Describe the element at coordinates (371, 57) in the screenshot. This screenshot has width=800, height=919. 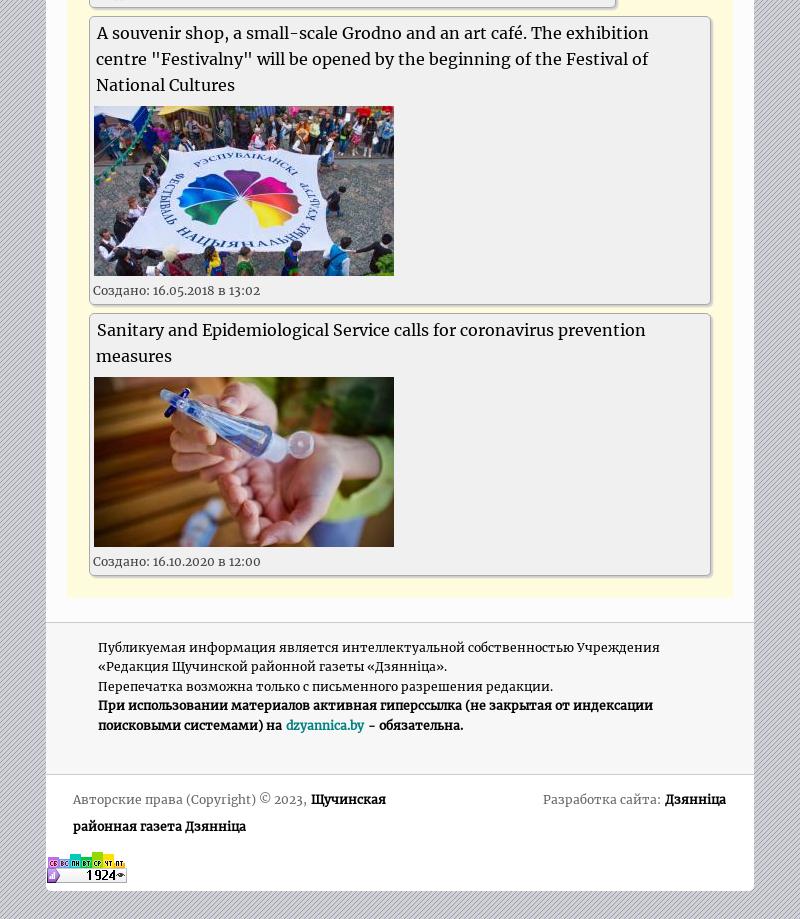
I see `'A souvenir shop, a small-scale Grodno and an art café. The exhibition centre "Festivalny" will be opened by the beginning of the Festival of National Cultures'` at that location.